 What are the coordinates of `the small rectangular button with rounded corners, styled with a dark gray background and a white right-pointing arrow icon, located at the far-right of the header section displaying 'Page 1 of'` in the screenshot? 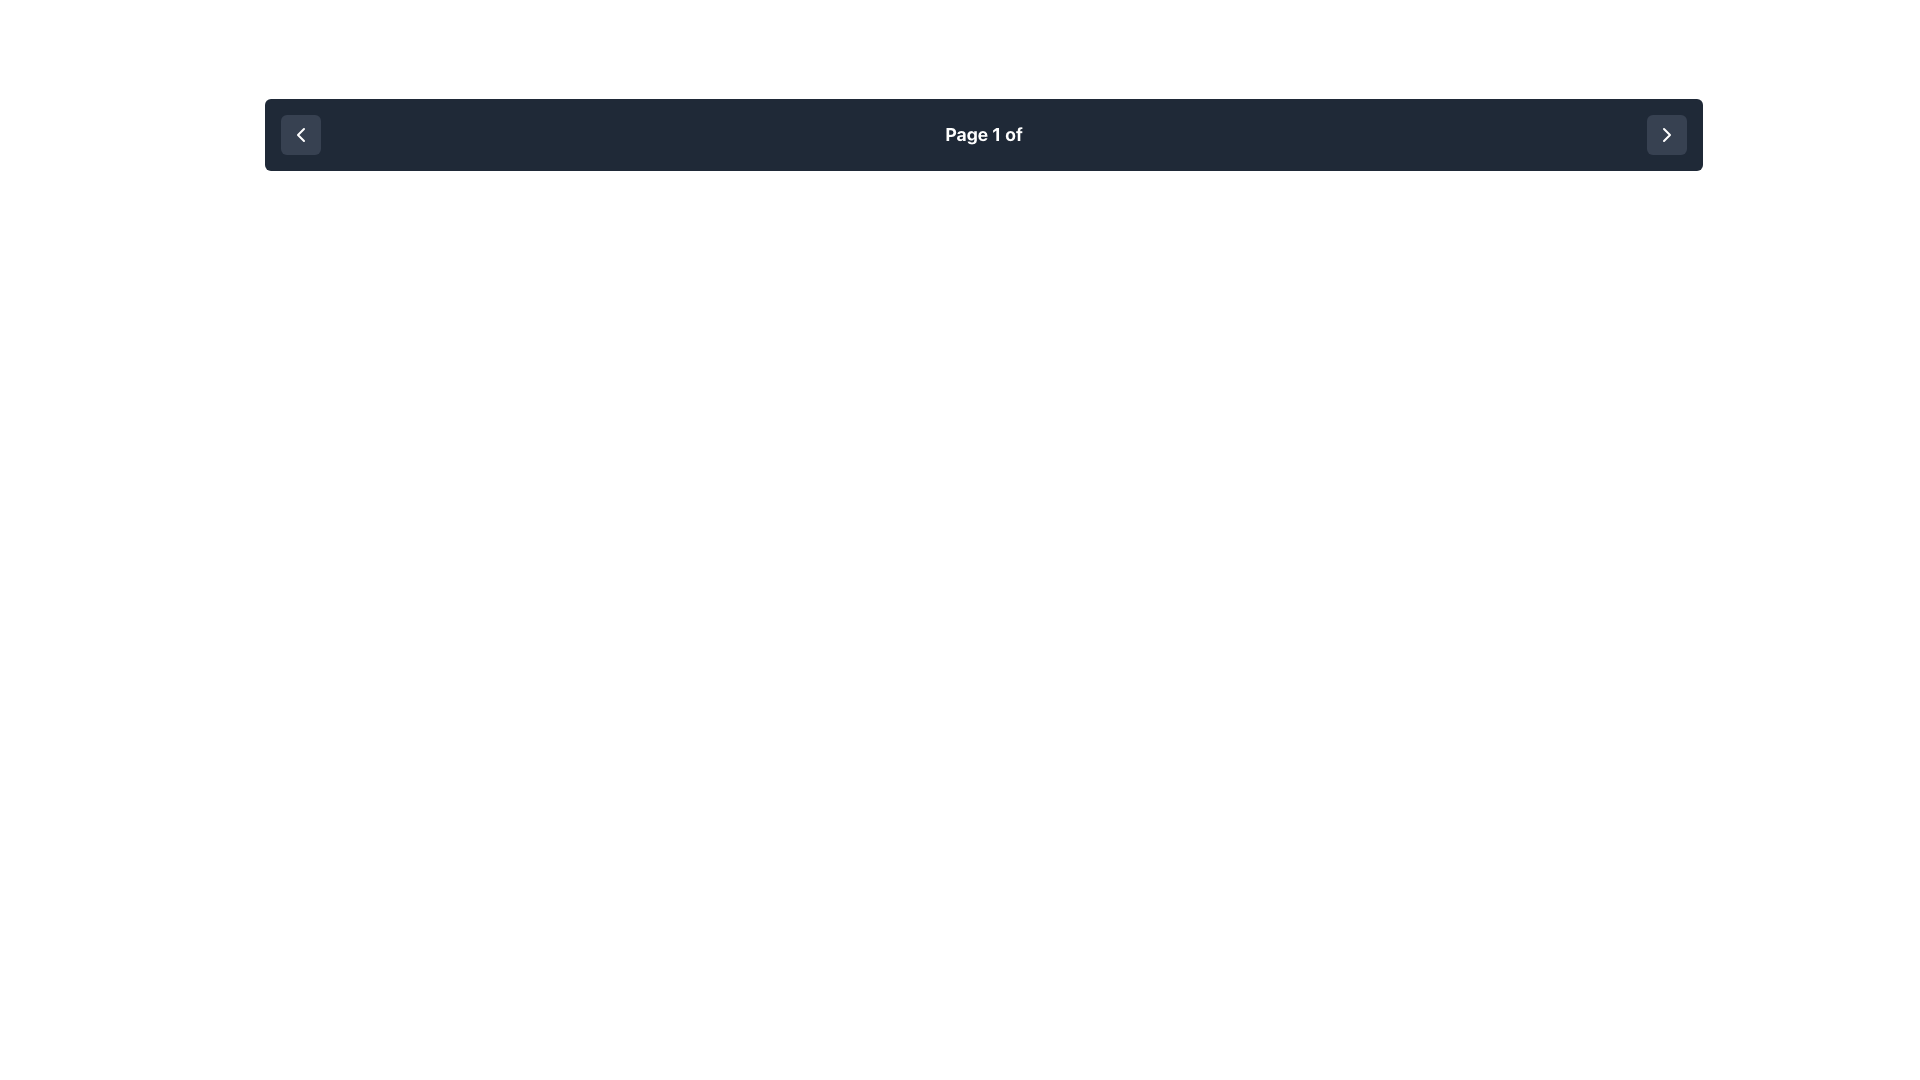 It's located at (1666, 135).